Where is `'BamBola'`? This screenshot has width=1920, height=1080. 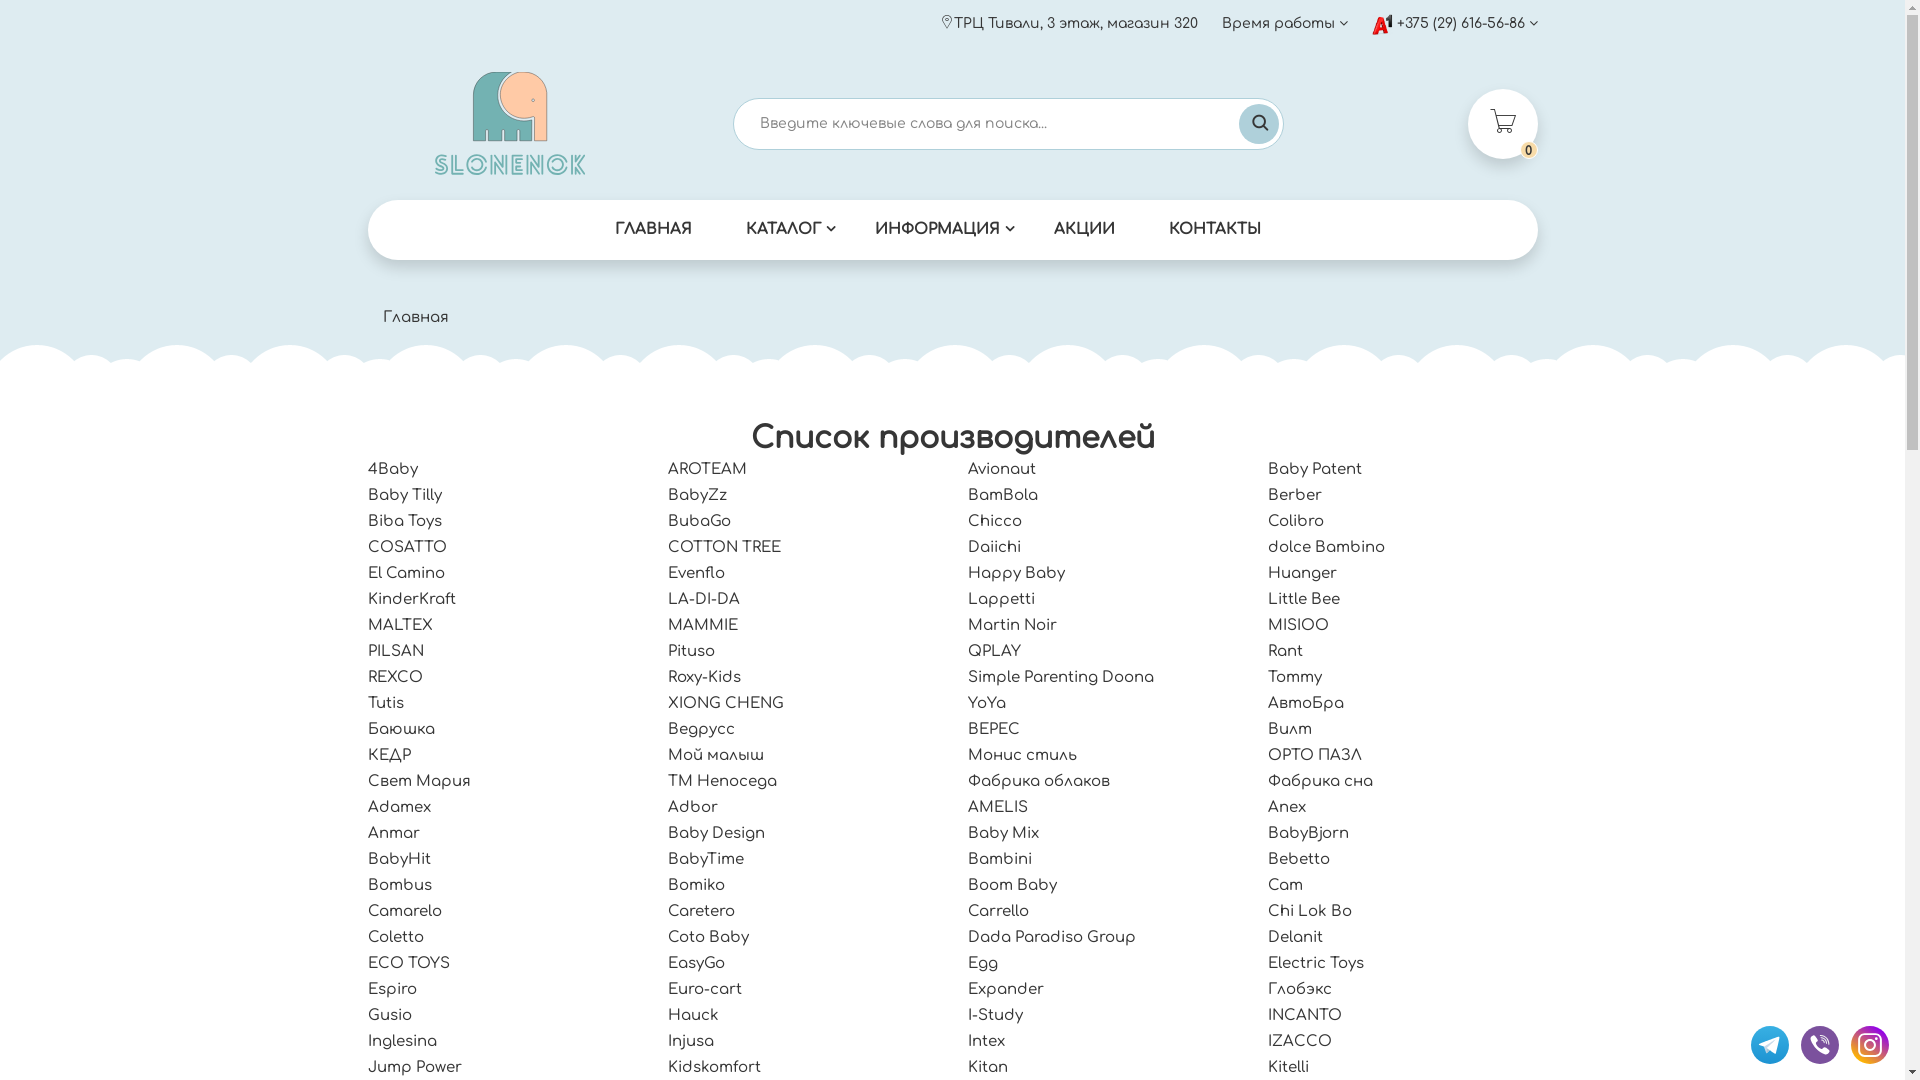
'BamBola' is located at coordinates (1003, 495).